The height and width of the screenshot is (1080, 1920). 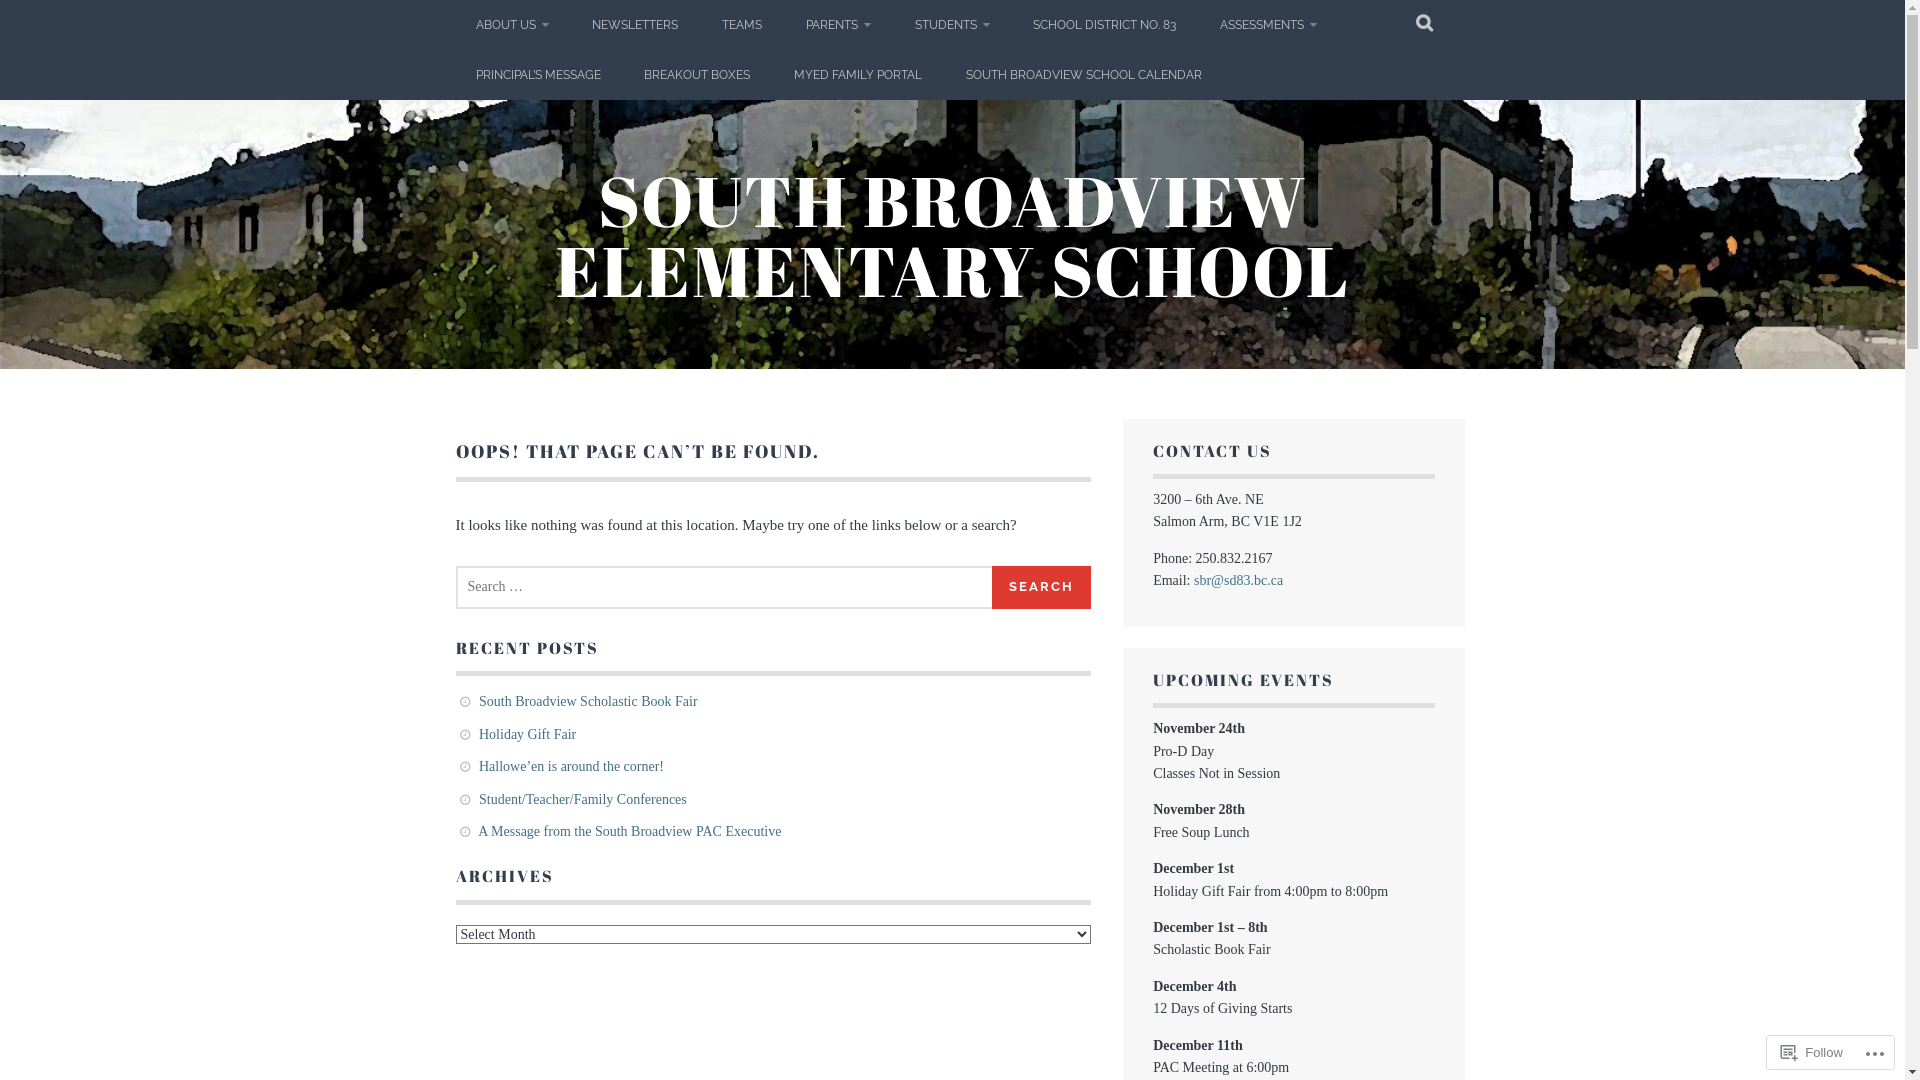 I want to click on 'ABOUT US', so click(x=512, y=24).